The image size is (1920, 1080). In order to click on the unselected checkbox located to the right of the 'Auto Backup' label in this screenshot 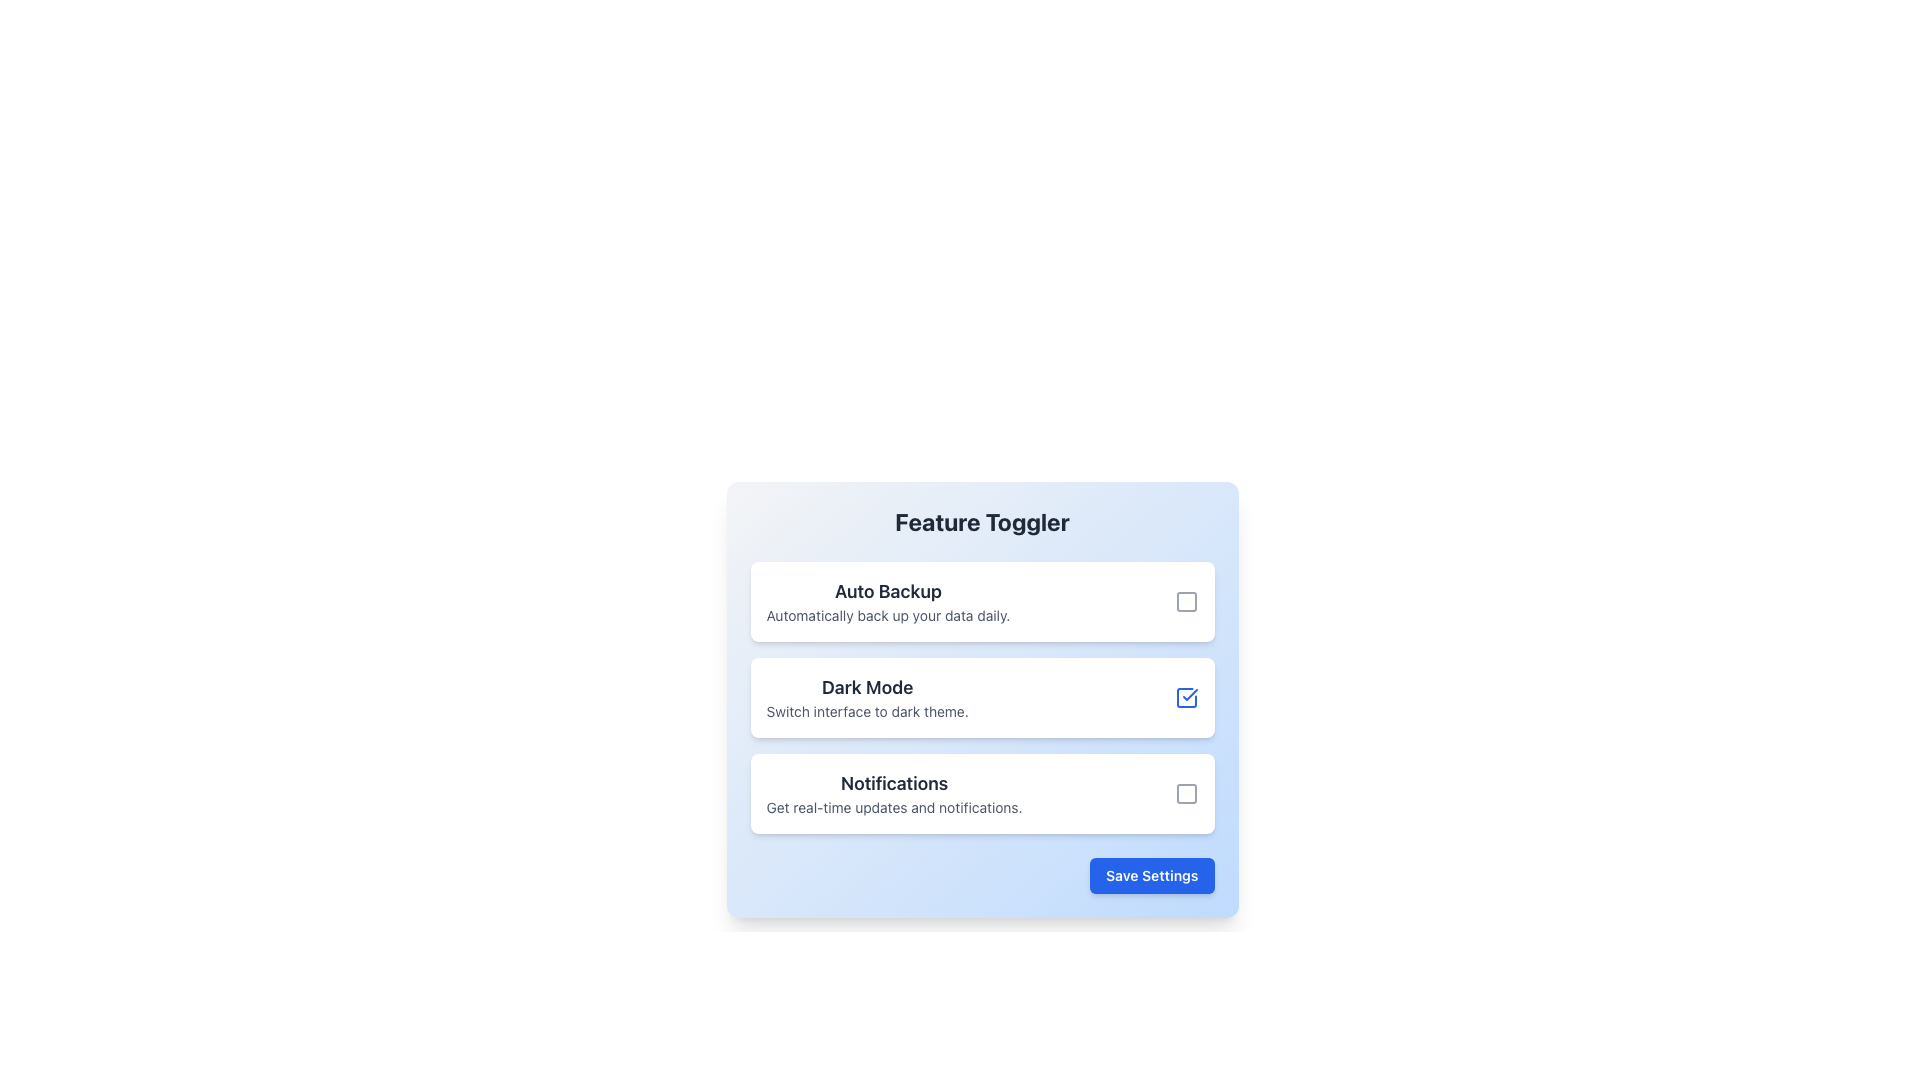, I will do `click(1186, 600)`.